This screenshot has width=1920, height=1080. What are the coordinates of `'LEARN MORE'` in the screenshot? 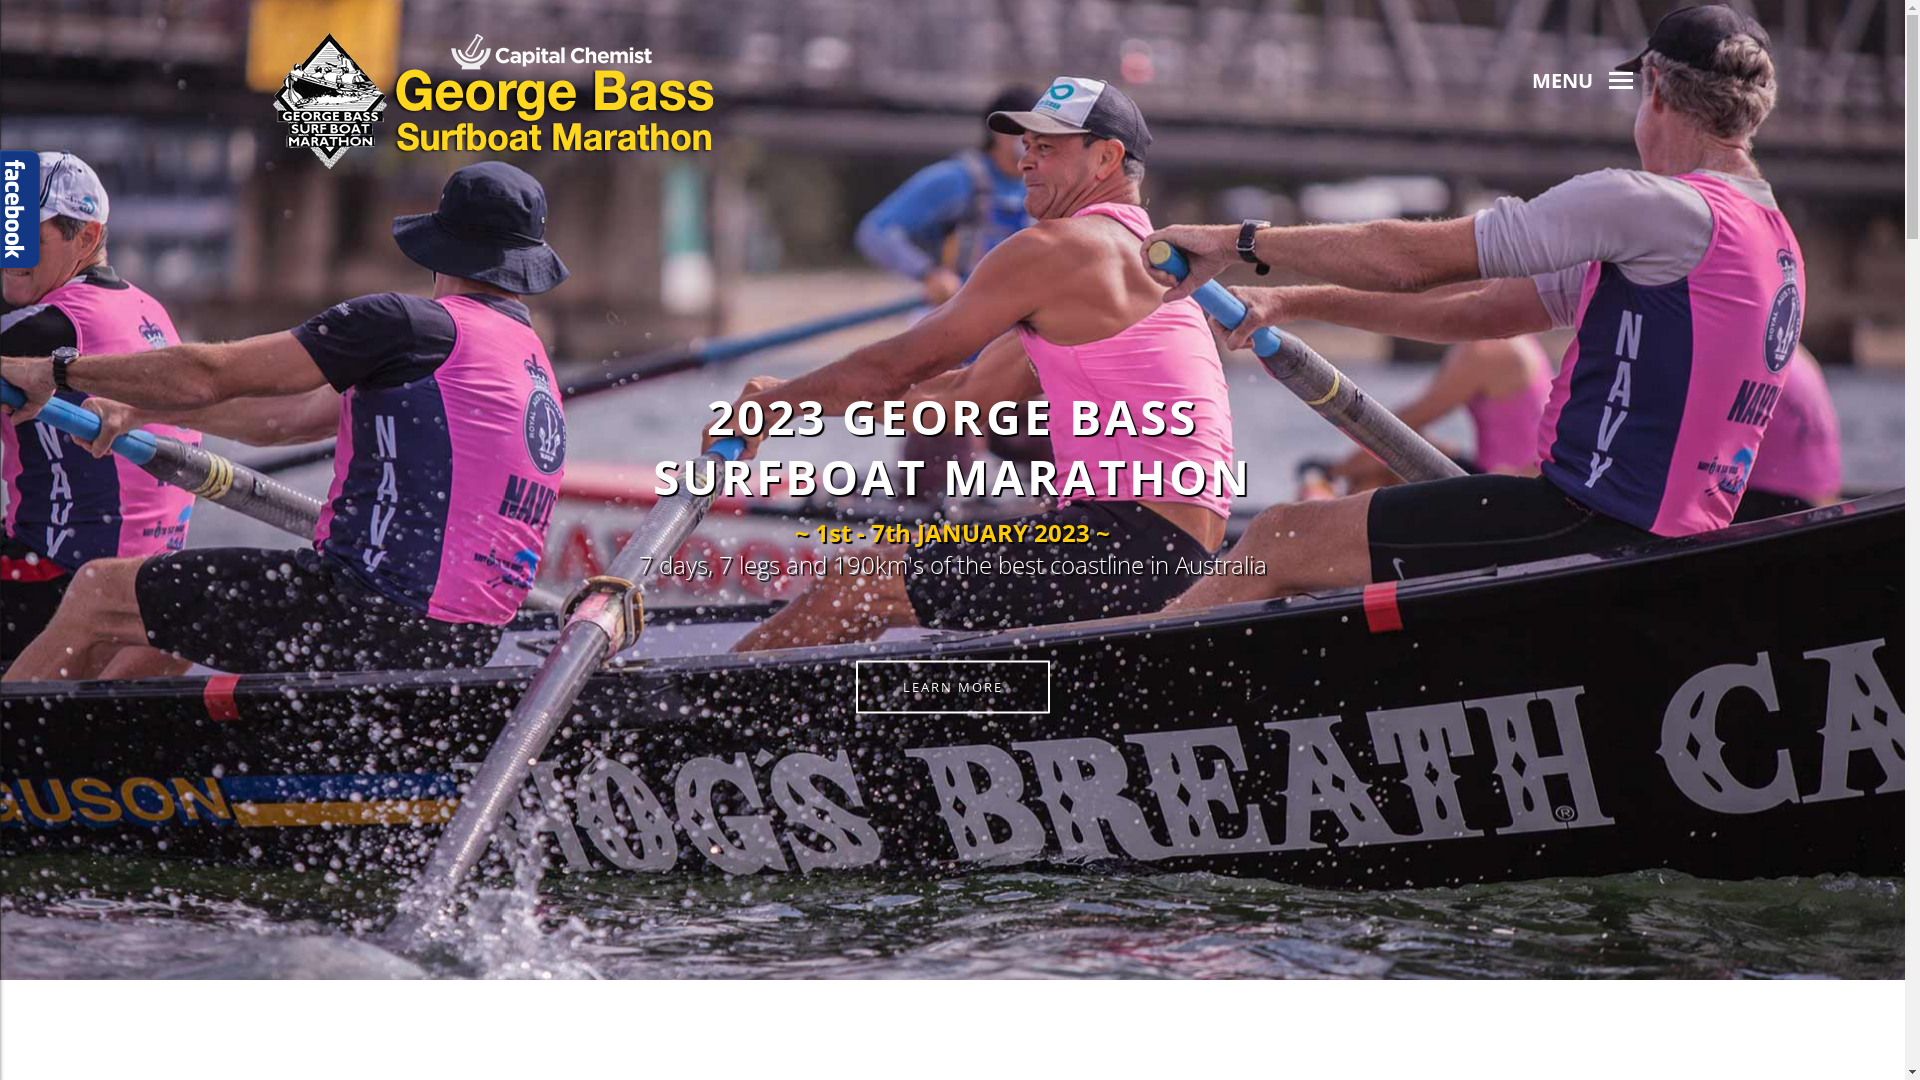 It's located at (855, 685).